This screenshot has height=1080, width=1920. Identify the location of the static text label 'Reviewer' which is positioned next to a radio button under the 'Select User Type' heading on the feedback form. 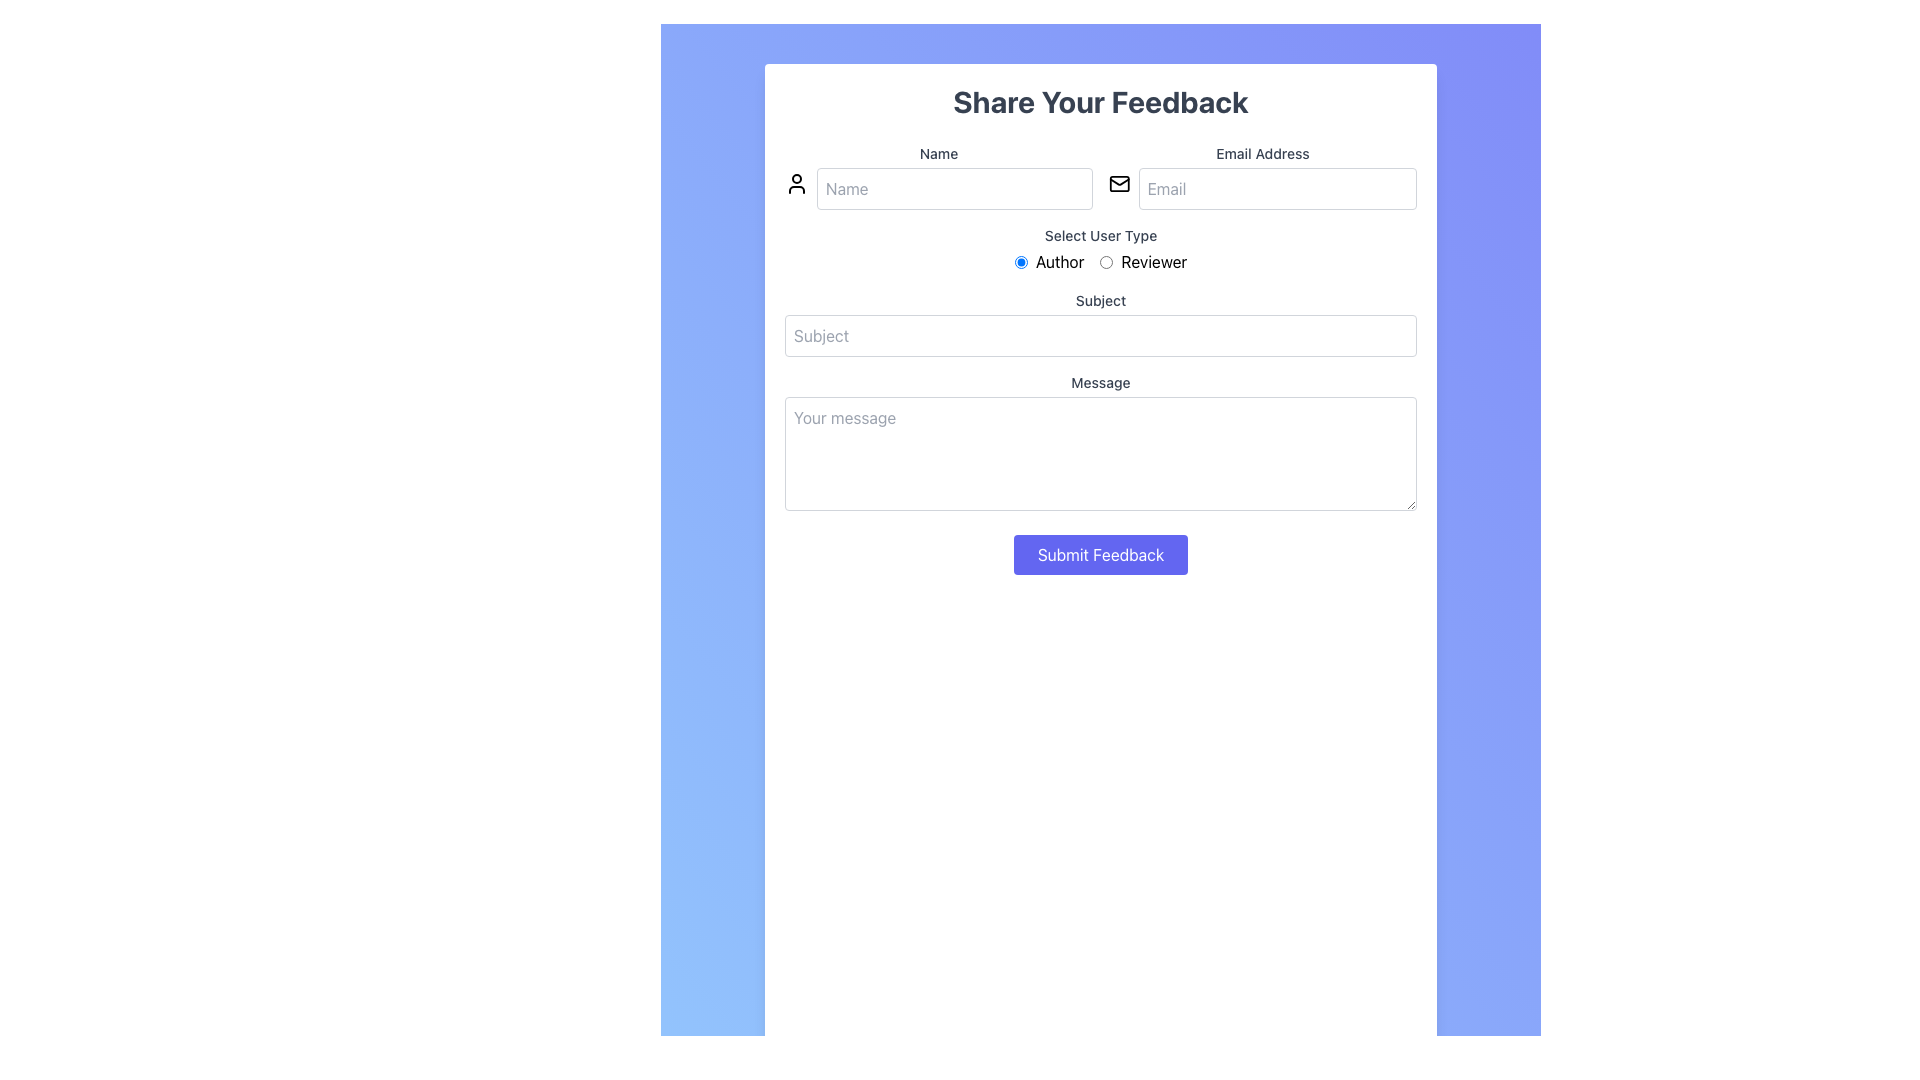
(1154, 261).